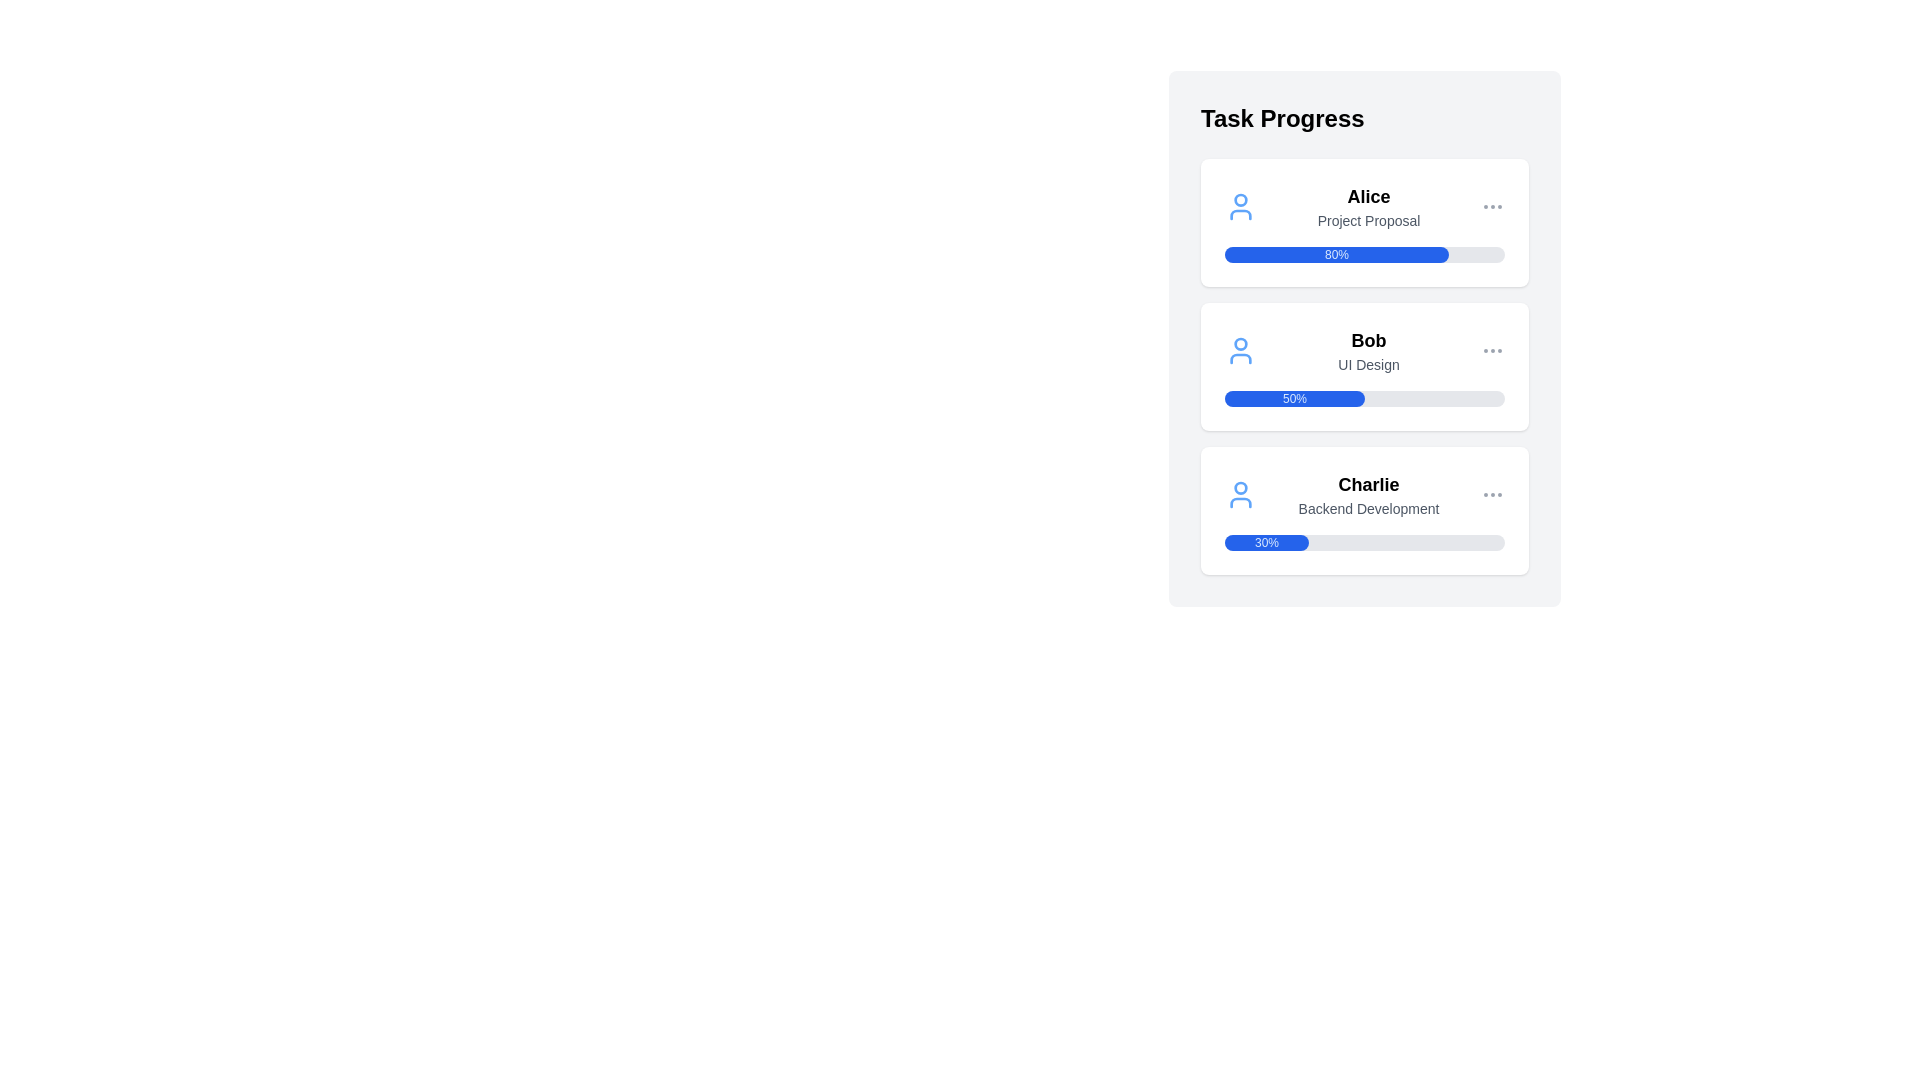  What do you see at coordinates (1492, 350) in the screenshot?
I see `the center dot of the Ellipsis icon, which is gray and located on the right side of the 'Bob UI Design' segment` at bounding box center [1492, 350].